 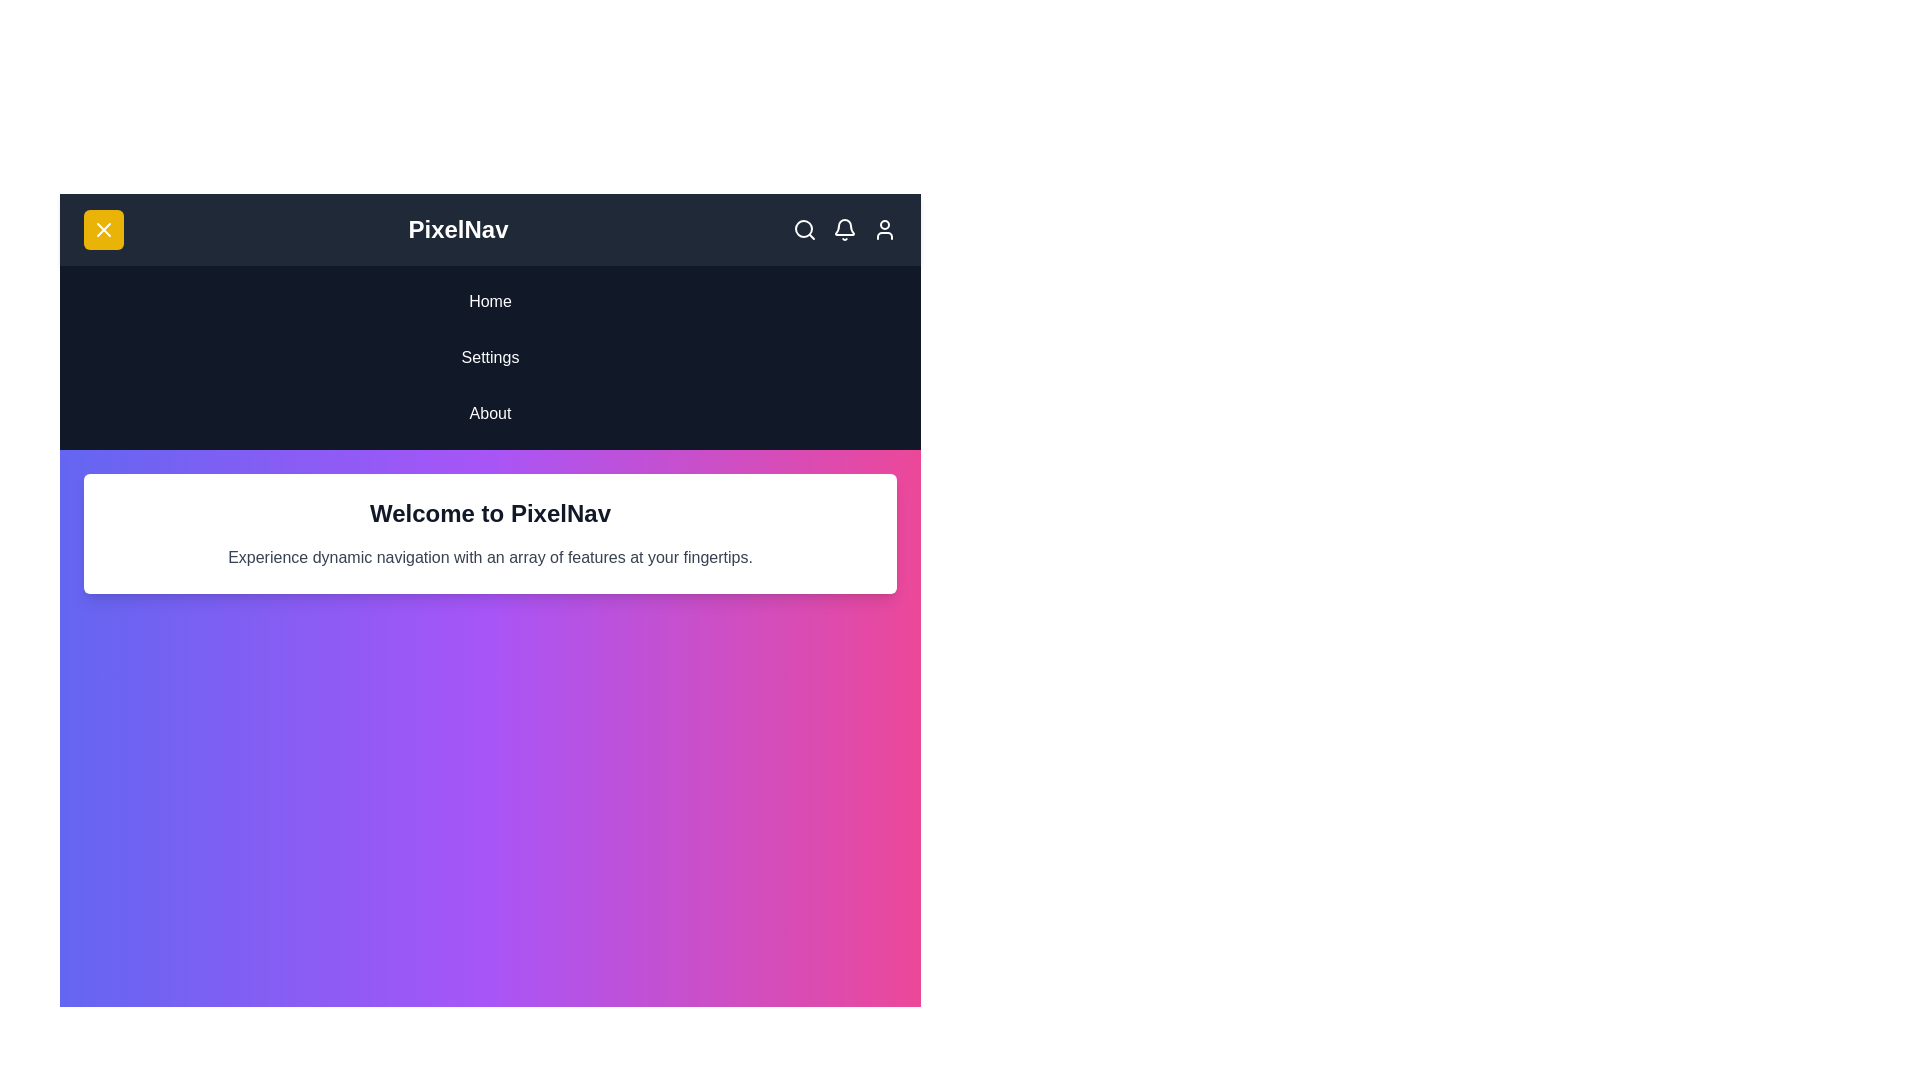 What do you see at coordinates (844, 229) in the screenshot?
I see `the 'Bell' icon to trigger its associated action` at bounding box center [844, 229].